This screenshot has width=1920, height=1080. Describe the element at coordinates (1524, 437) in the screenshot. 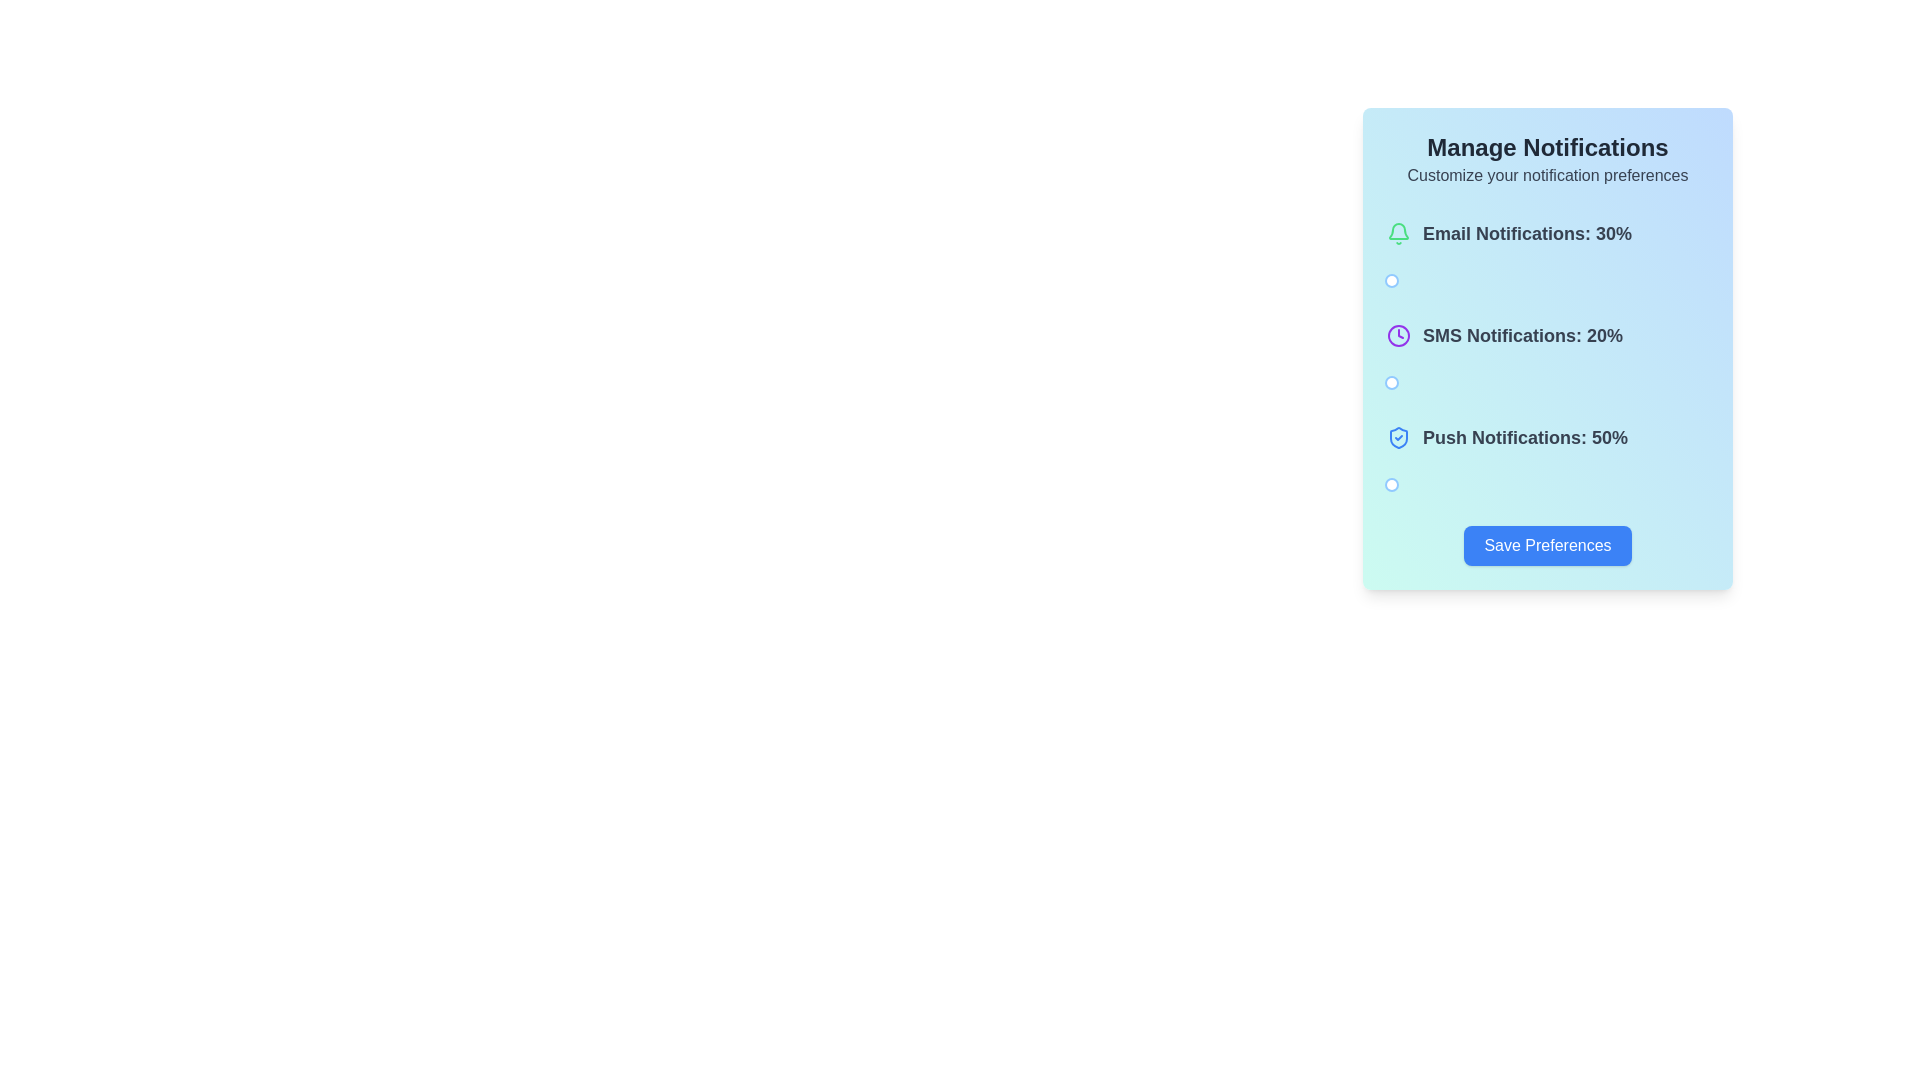

I see `the text label displaying 'Push Notifications: 50%', which is the third entry in the vertical list of notification preferences, situated below the SMS Notifications entry and aligned to the right of a blue shield icon` at that location.